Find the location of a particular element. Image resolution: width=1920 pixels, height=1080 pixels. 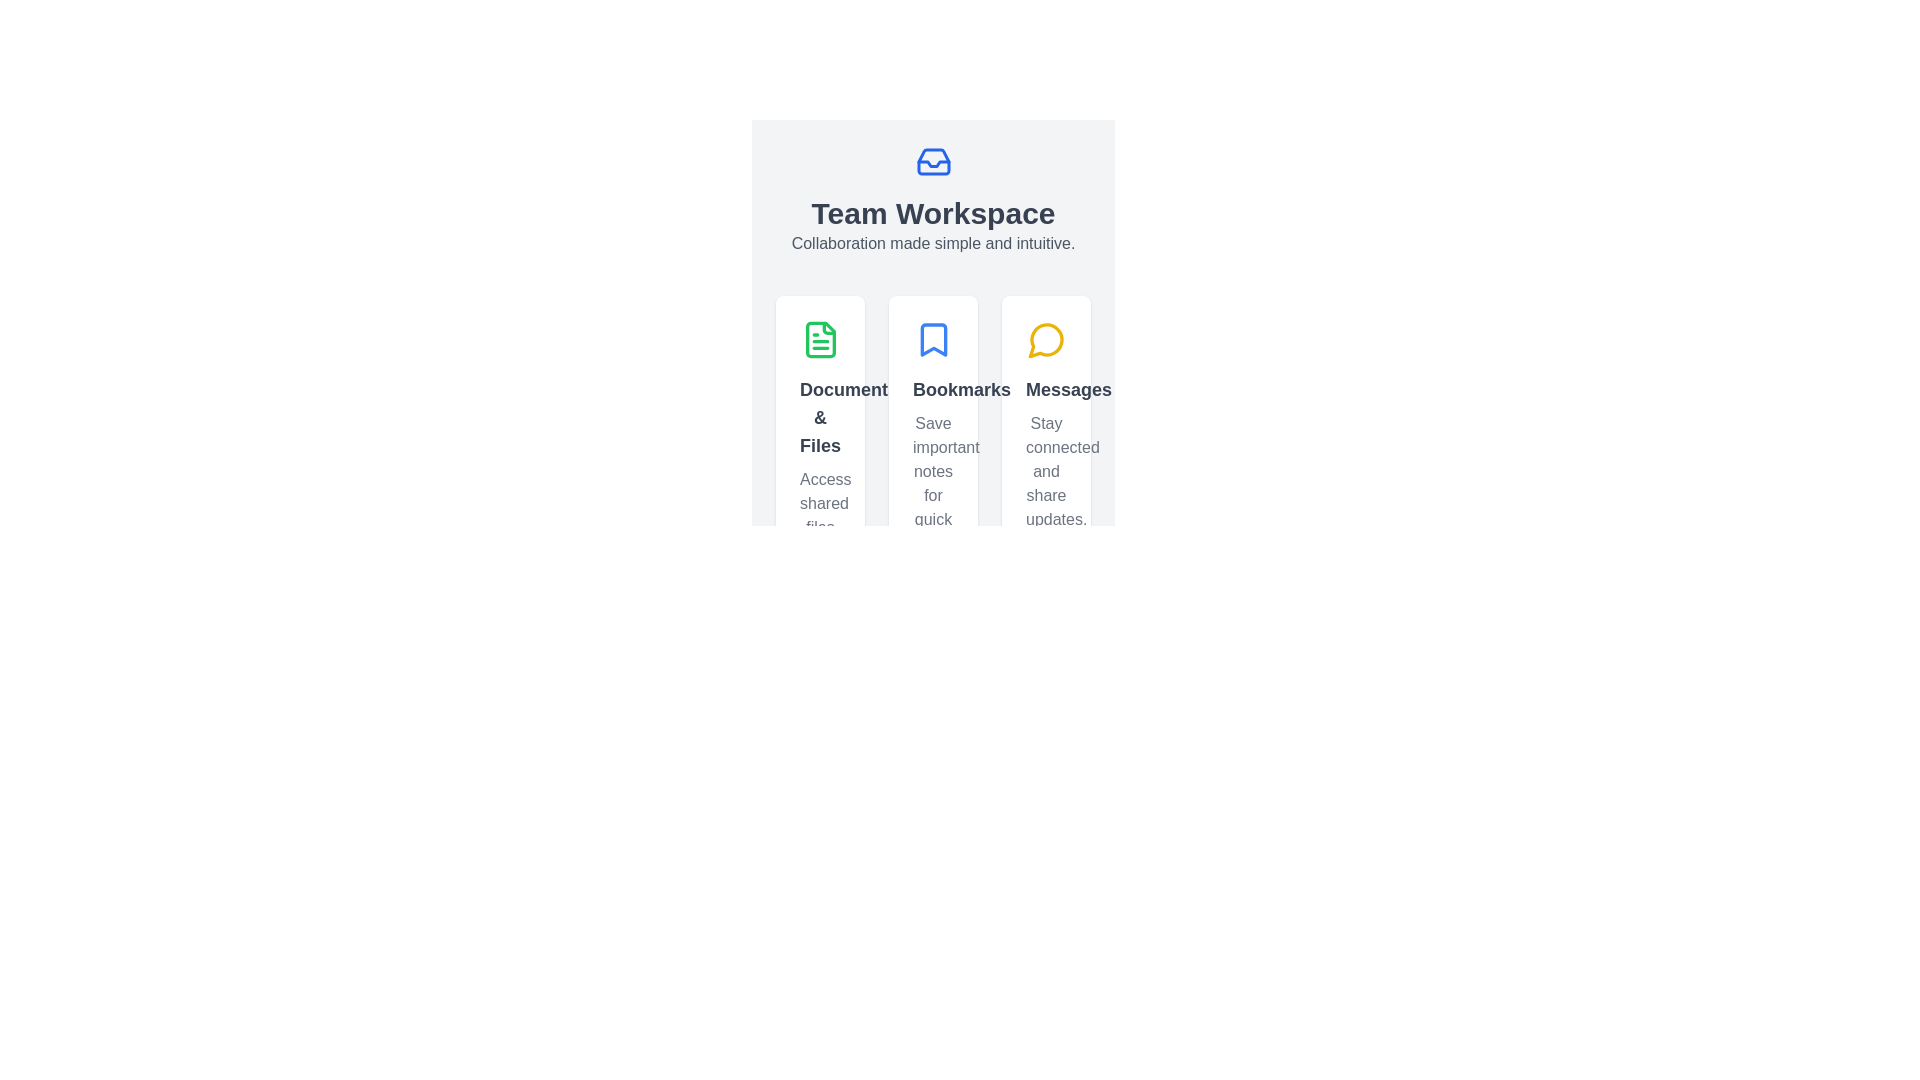

the icon representing the application's focus related to teamwork or communication, located above the 'Team Workspace' heading is located at coordinates (932, 161).